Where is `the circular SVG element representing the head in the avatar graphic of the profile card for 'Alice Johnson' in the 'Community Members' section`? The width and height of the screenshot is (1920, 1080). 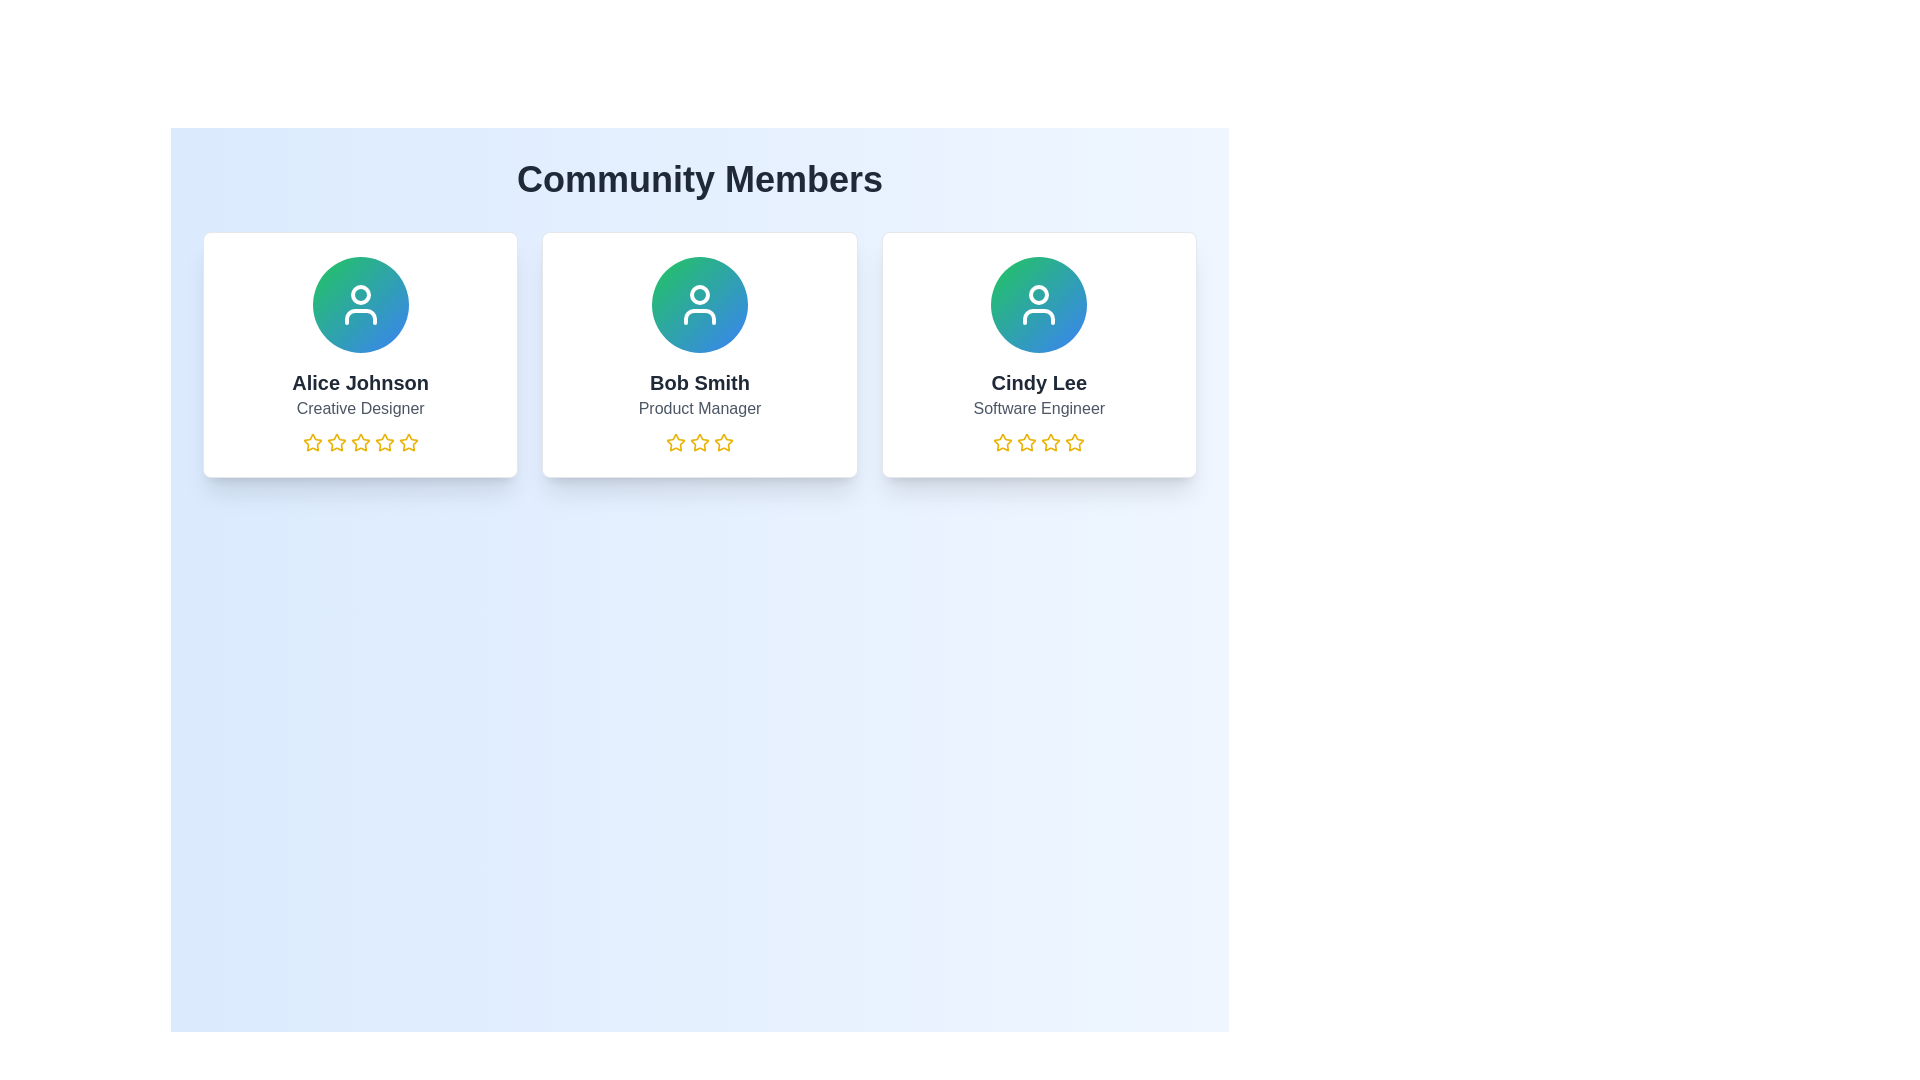
the circular SVG element representing the head in the avatar graphic of the profile card for 'Alice Johnson' in the 'Community Members' section is located at coordinates (360, 294).